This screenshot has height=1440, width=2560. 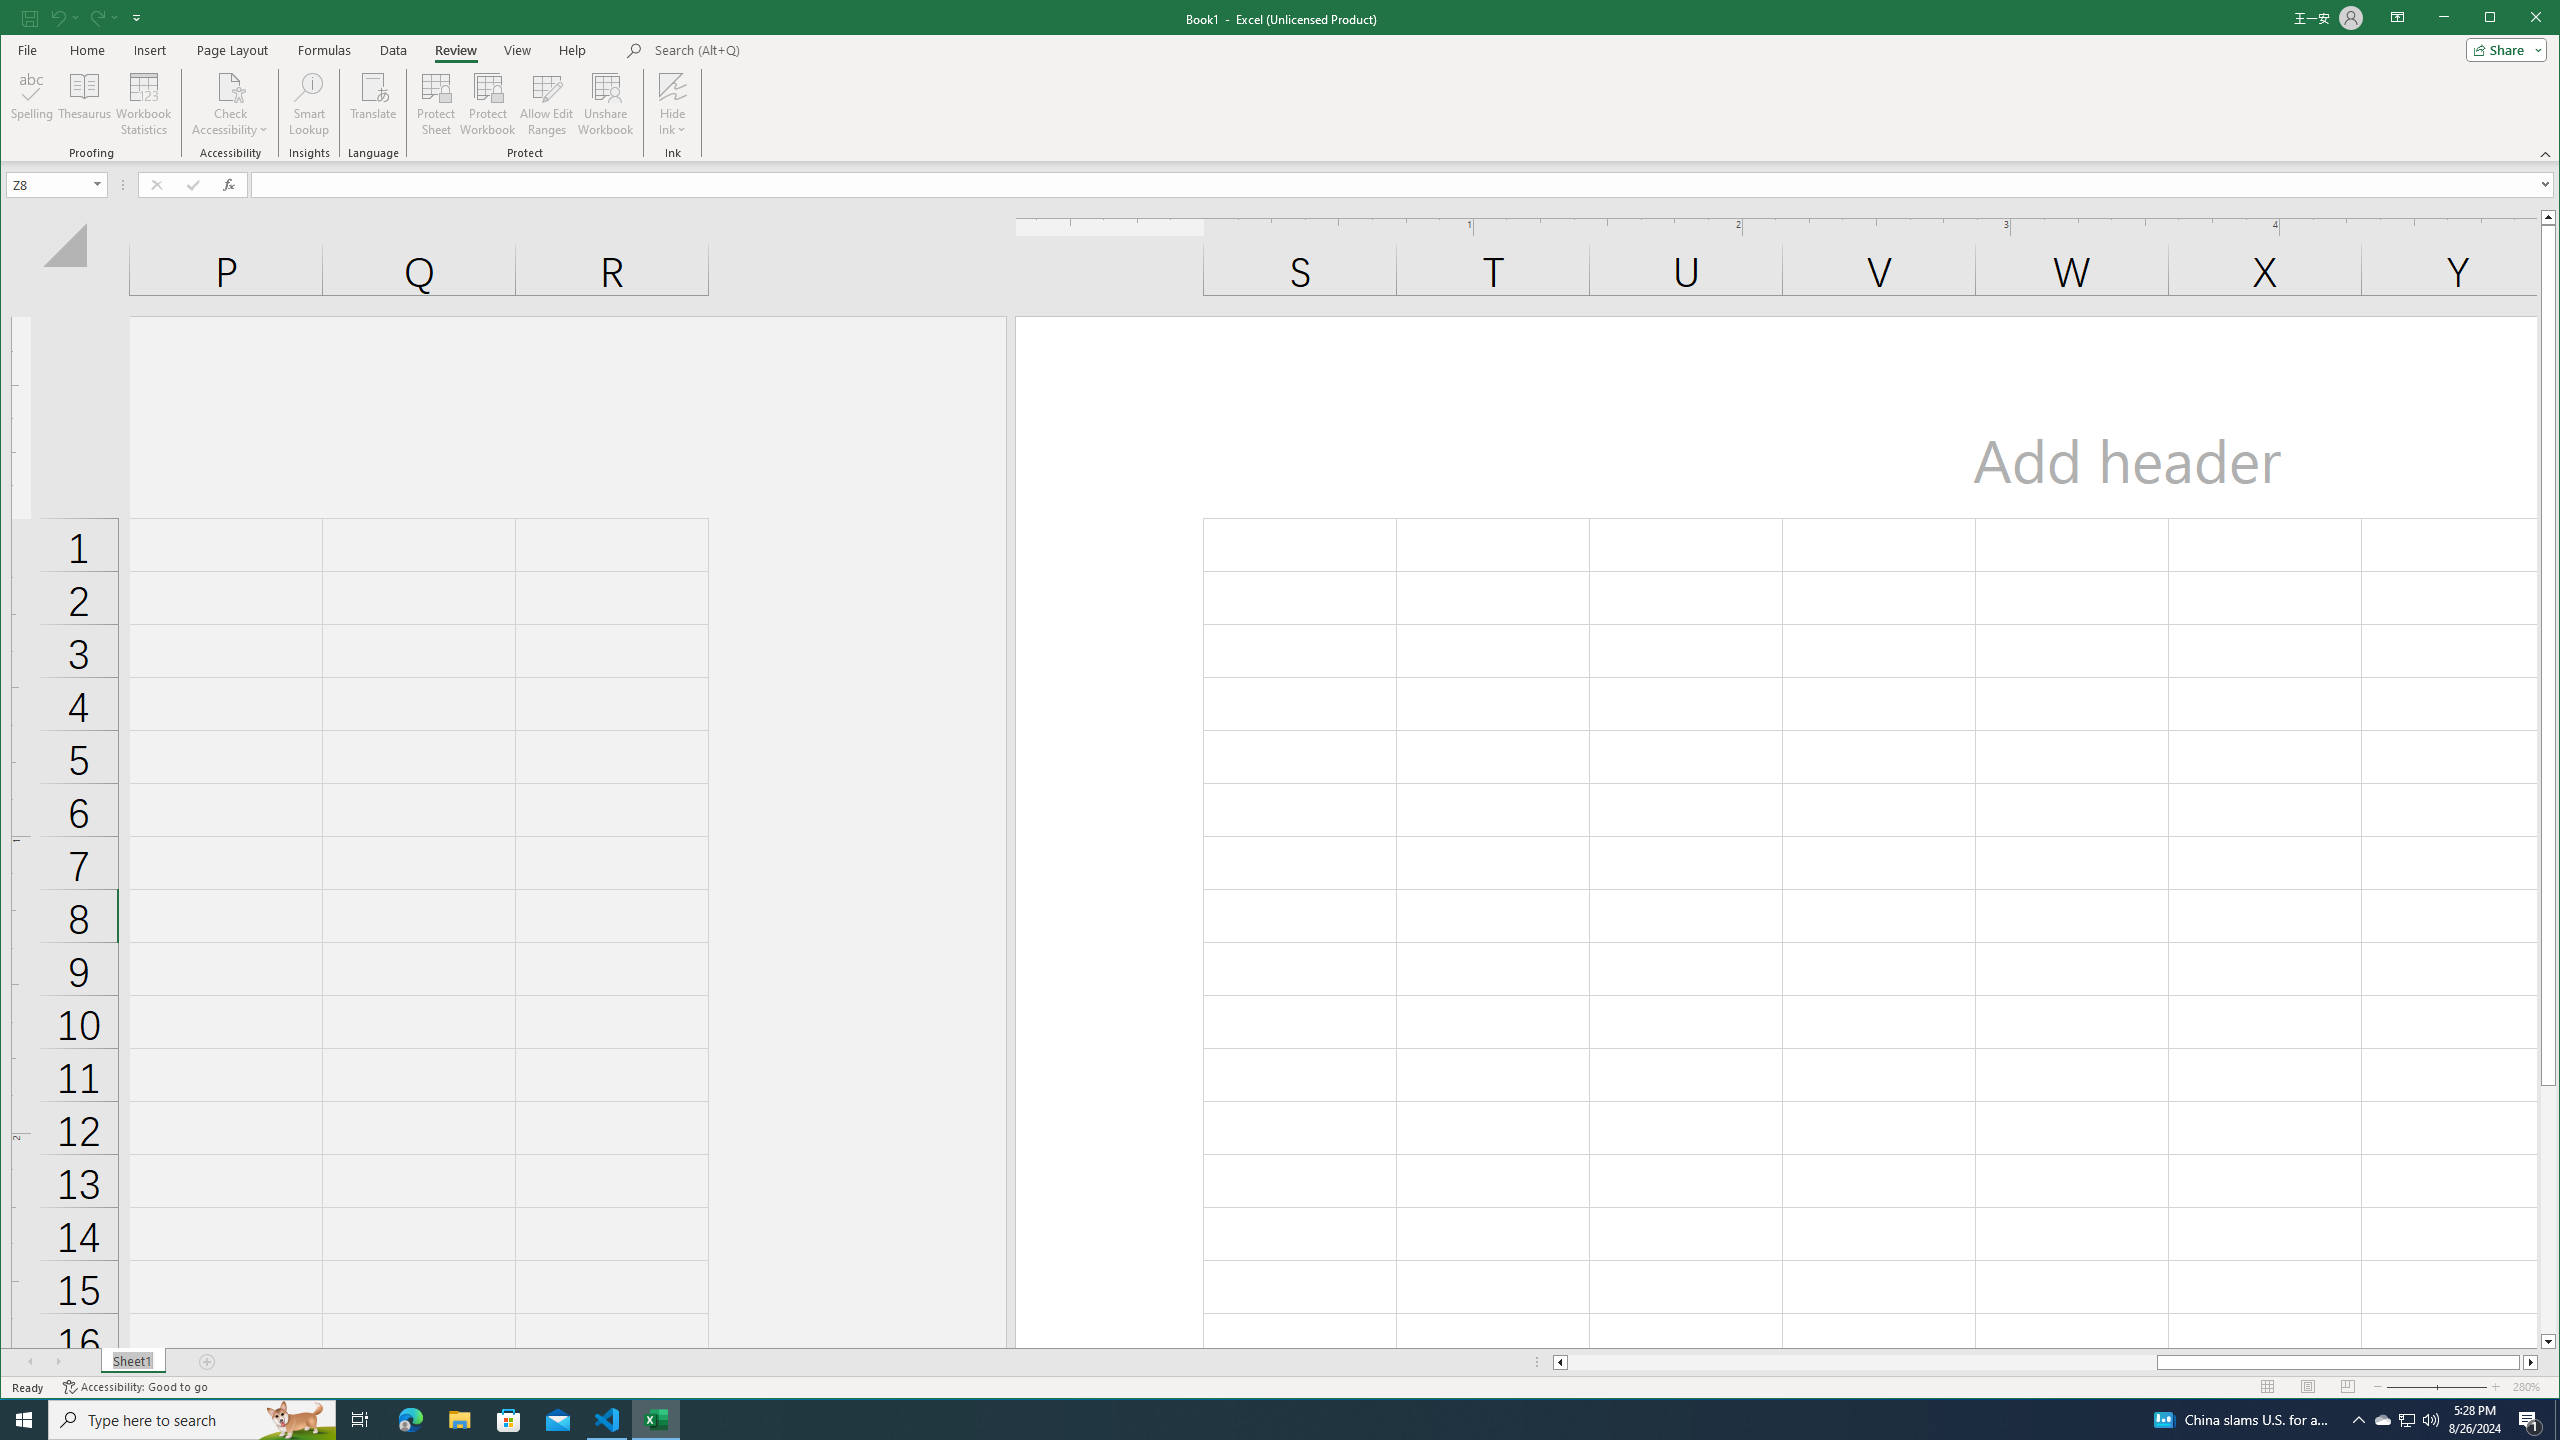 I want to click on 'Start', so click(x=24, y=1418).